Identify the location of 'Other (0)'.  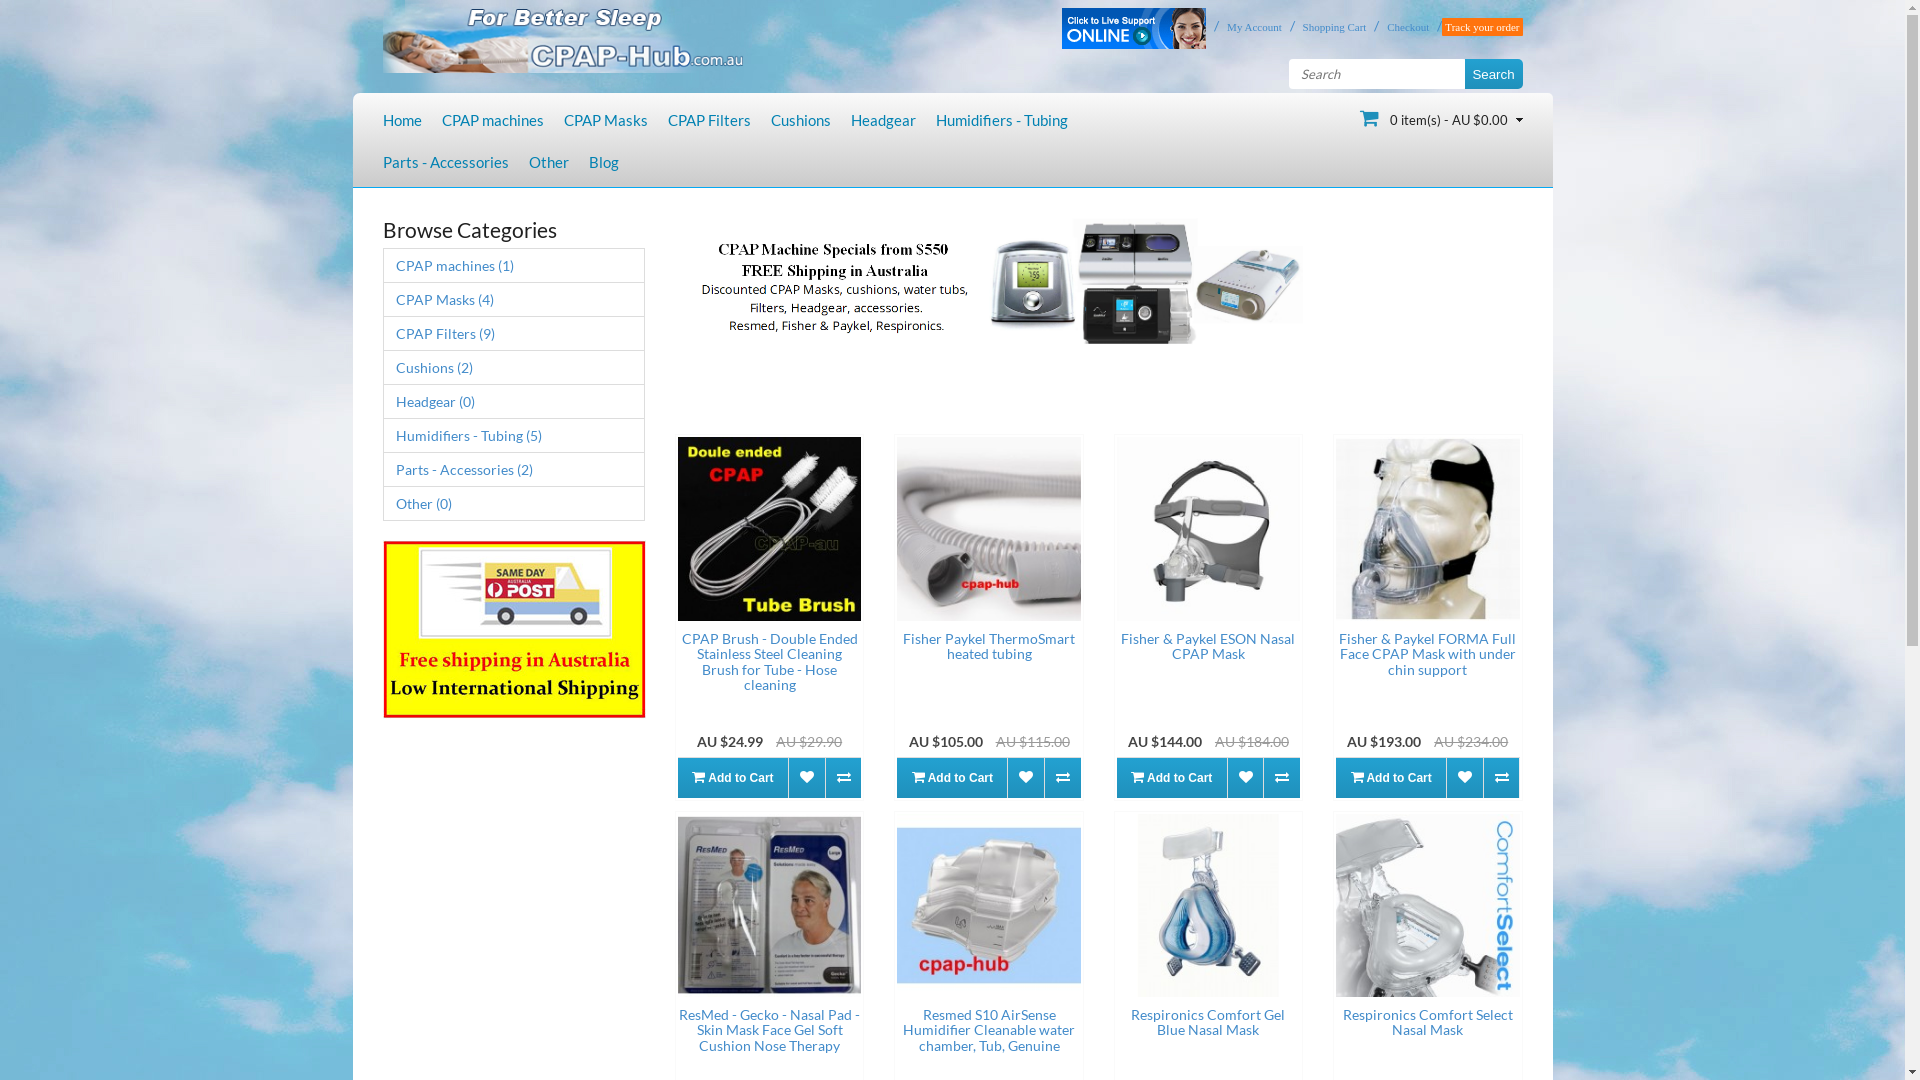
(513, 502).